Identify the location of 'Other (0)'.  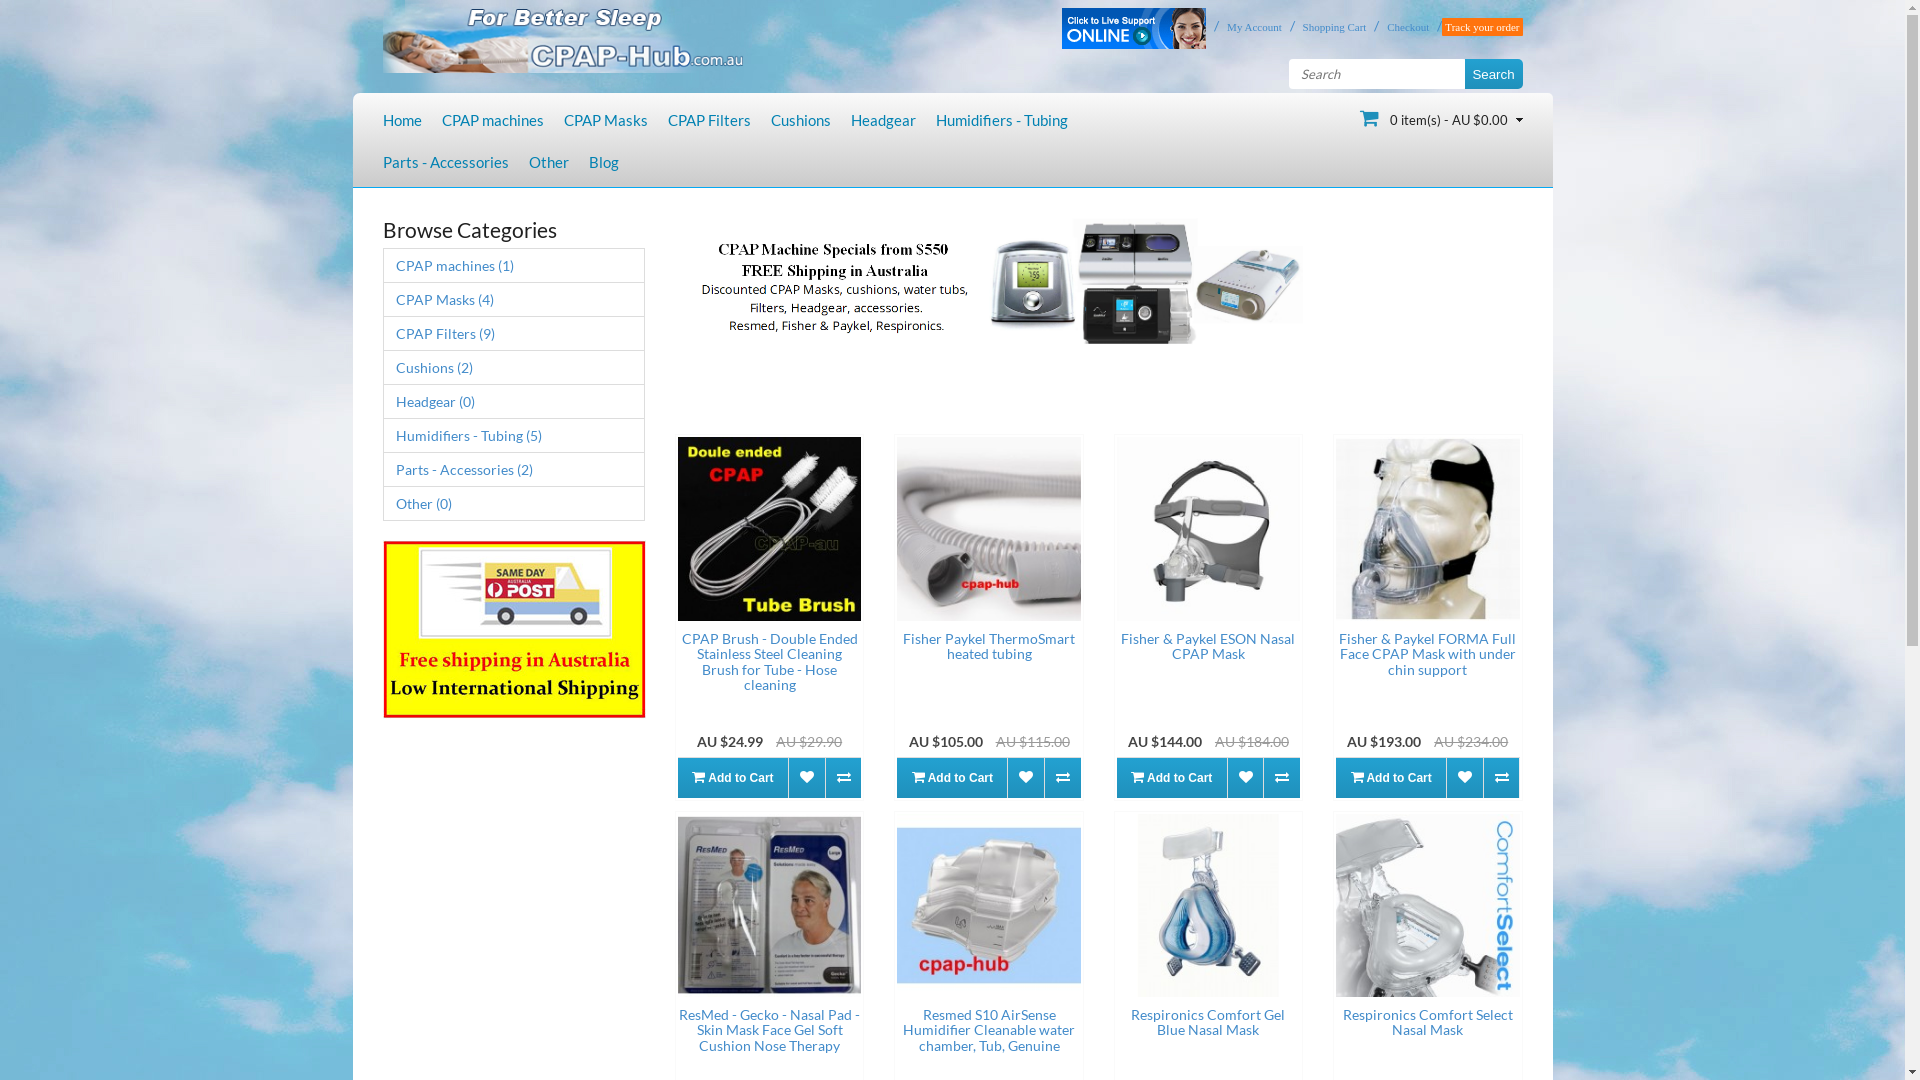
(513, 502).